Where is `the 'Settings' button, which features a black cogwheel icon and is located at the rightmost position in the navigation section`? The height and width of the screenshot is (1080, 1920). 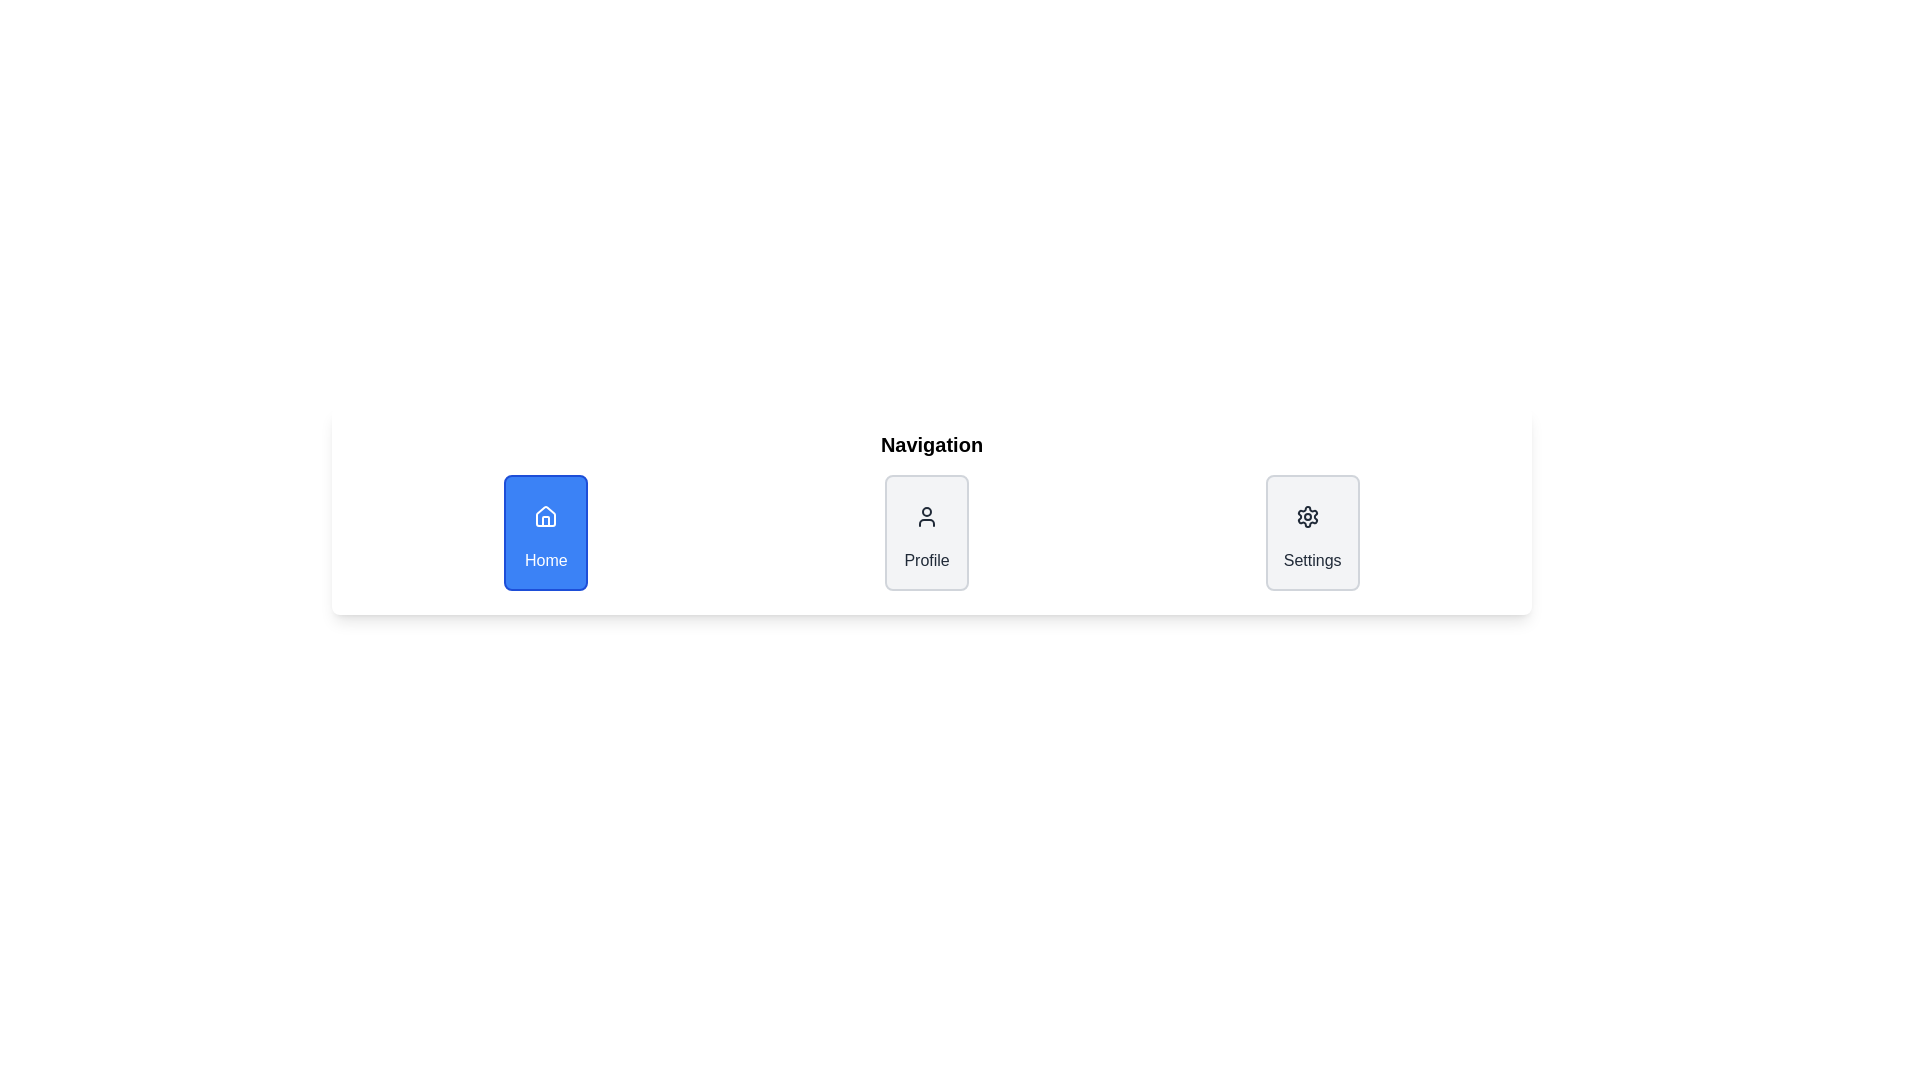 the 'Settings' button, which features a black cogwheel icon and is located at the rightmost position in the navigation section is located at coordinates (1312, 531).